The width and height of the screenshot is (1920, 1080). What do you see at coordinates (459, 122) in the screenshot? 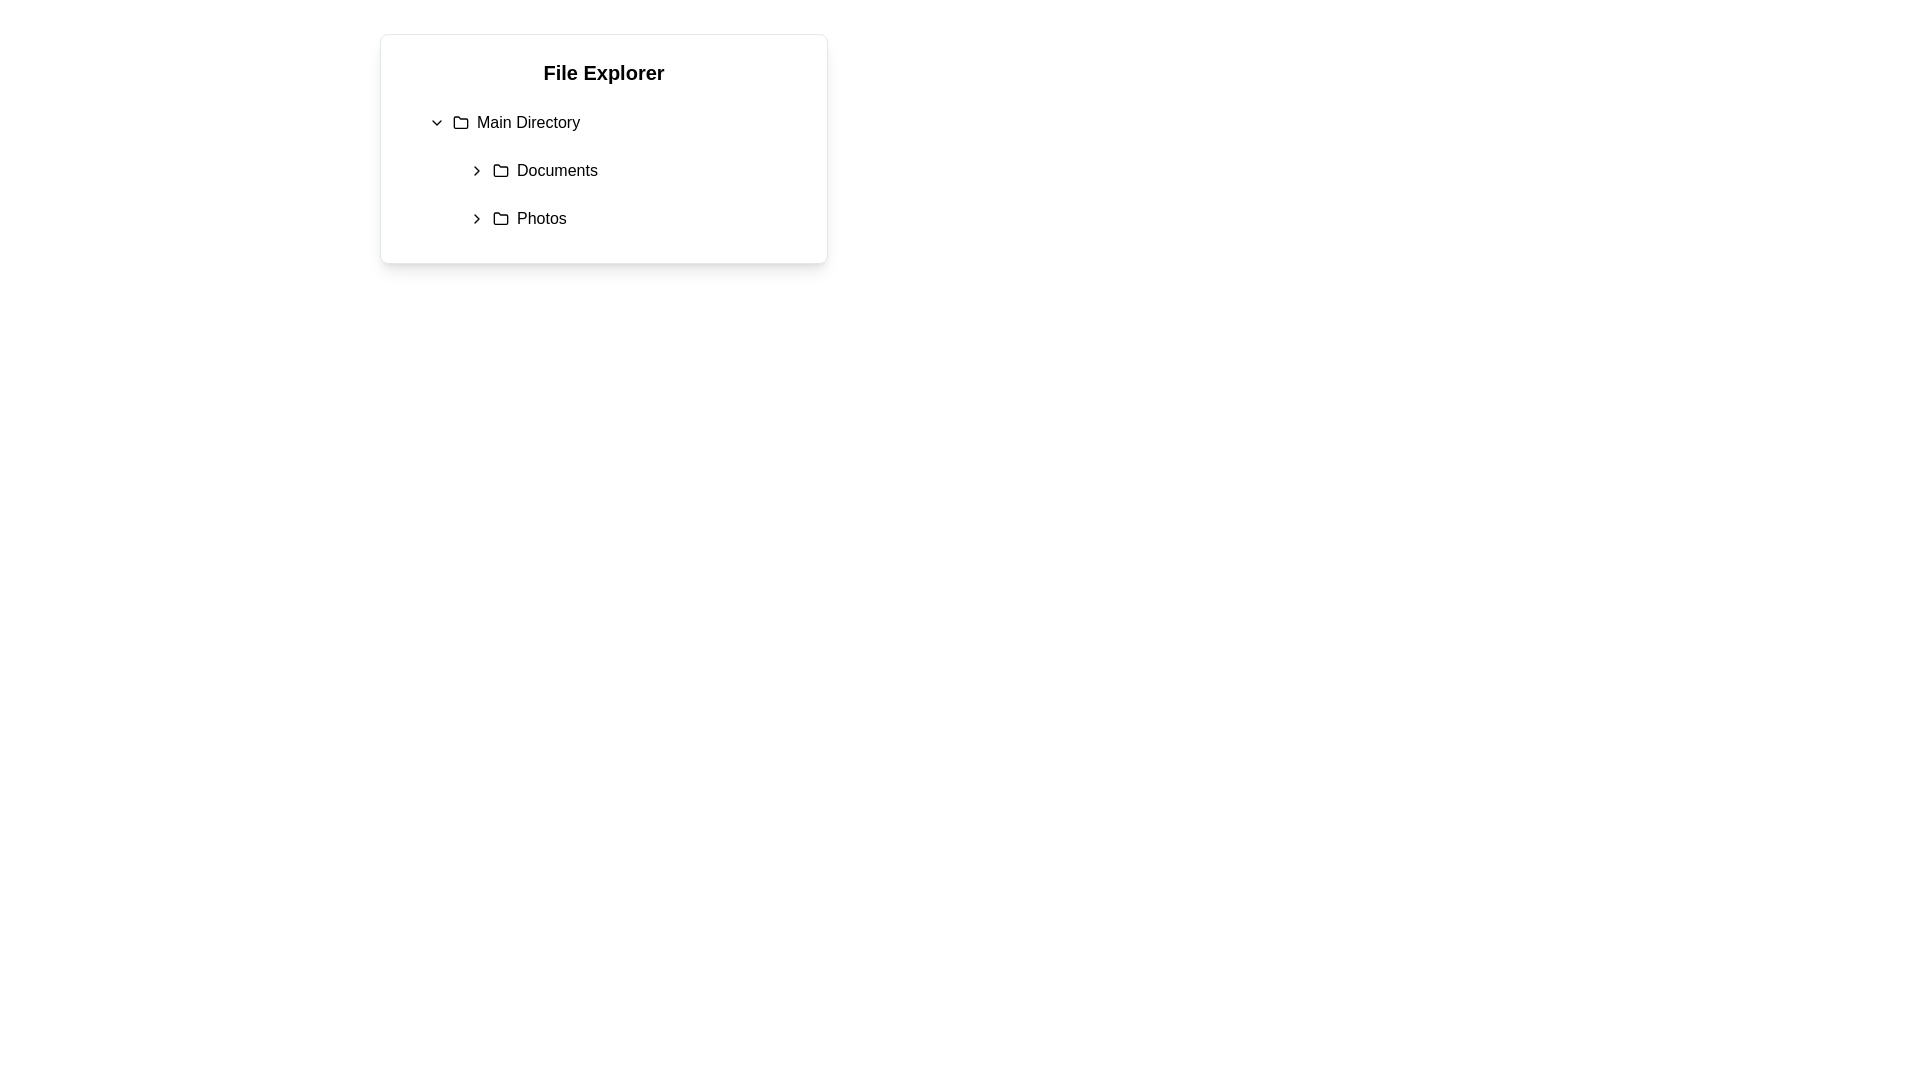
I see `the folder icon indicating the 'Main Directory' in the file explorer interface` at bounding box center [459, 122].